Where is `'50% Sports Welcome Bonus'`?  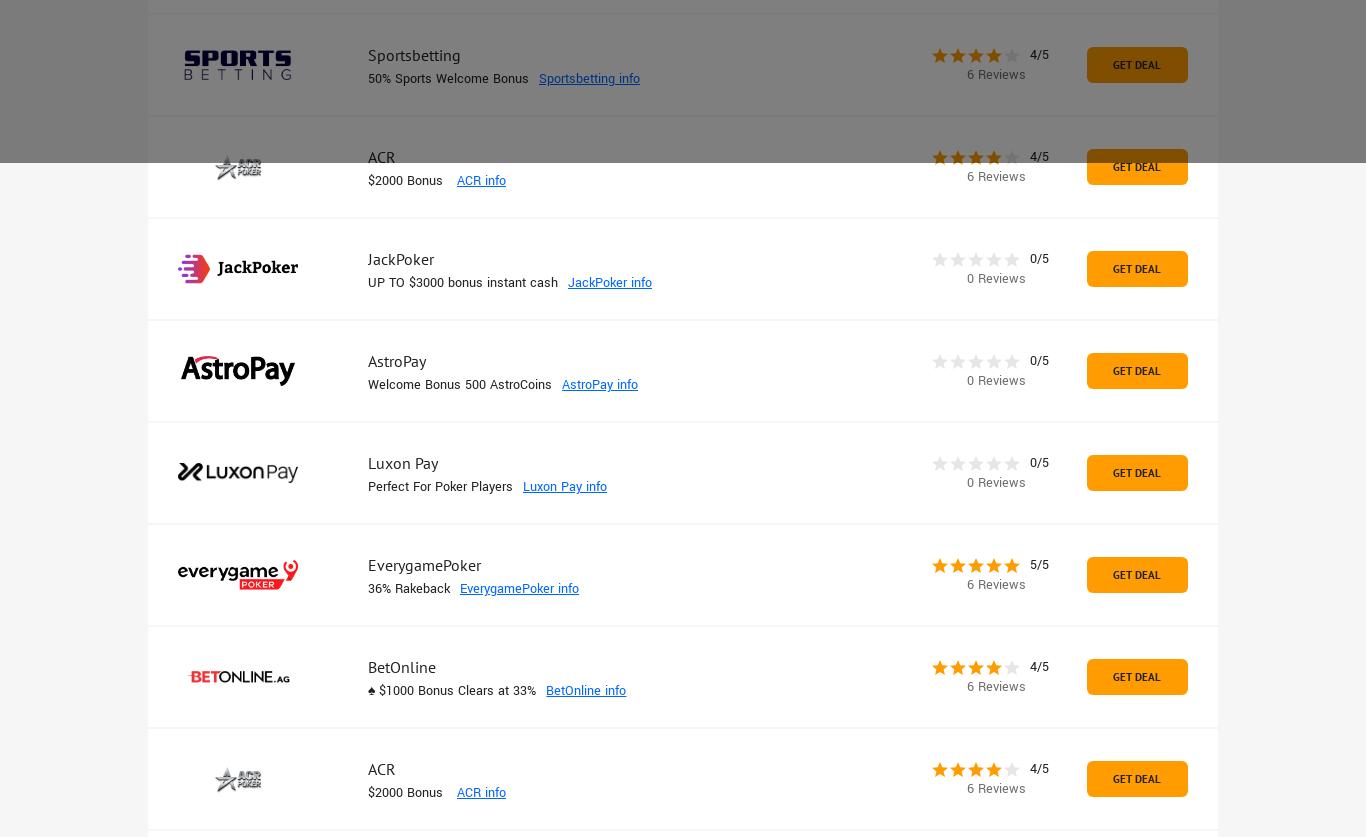 '50% Sports Welcome Bonus' is located at coordinates (367, 79).